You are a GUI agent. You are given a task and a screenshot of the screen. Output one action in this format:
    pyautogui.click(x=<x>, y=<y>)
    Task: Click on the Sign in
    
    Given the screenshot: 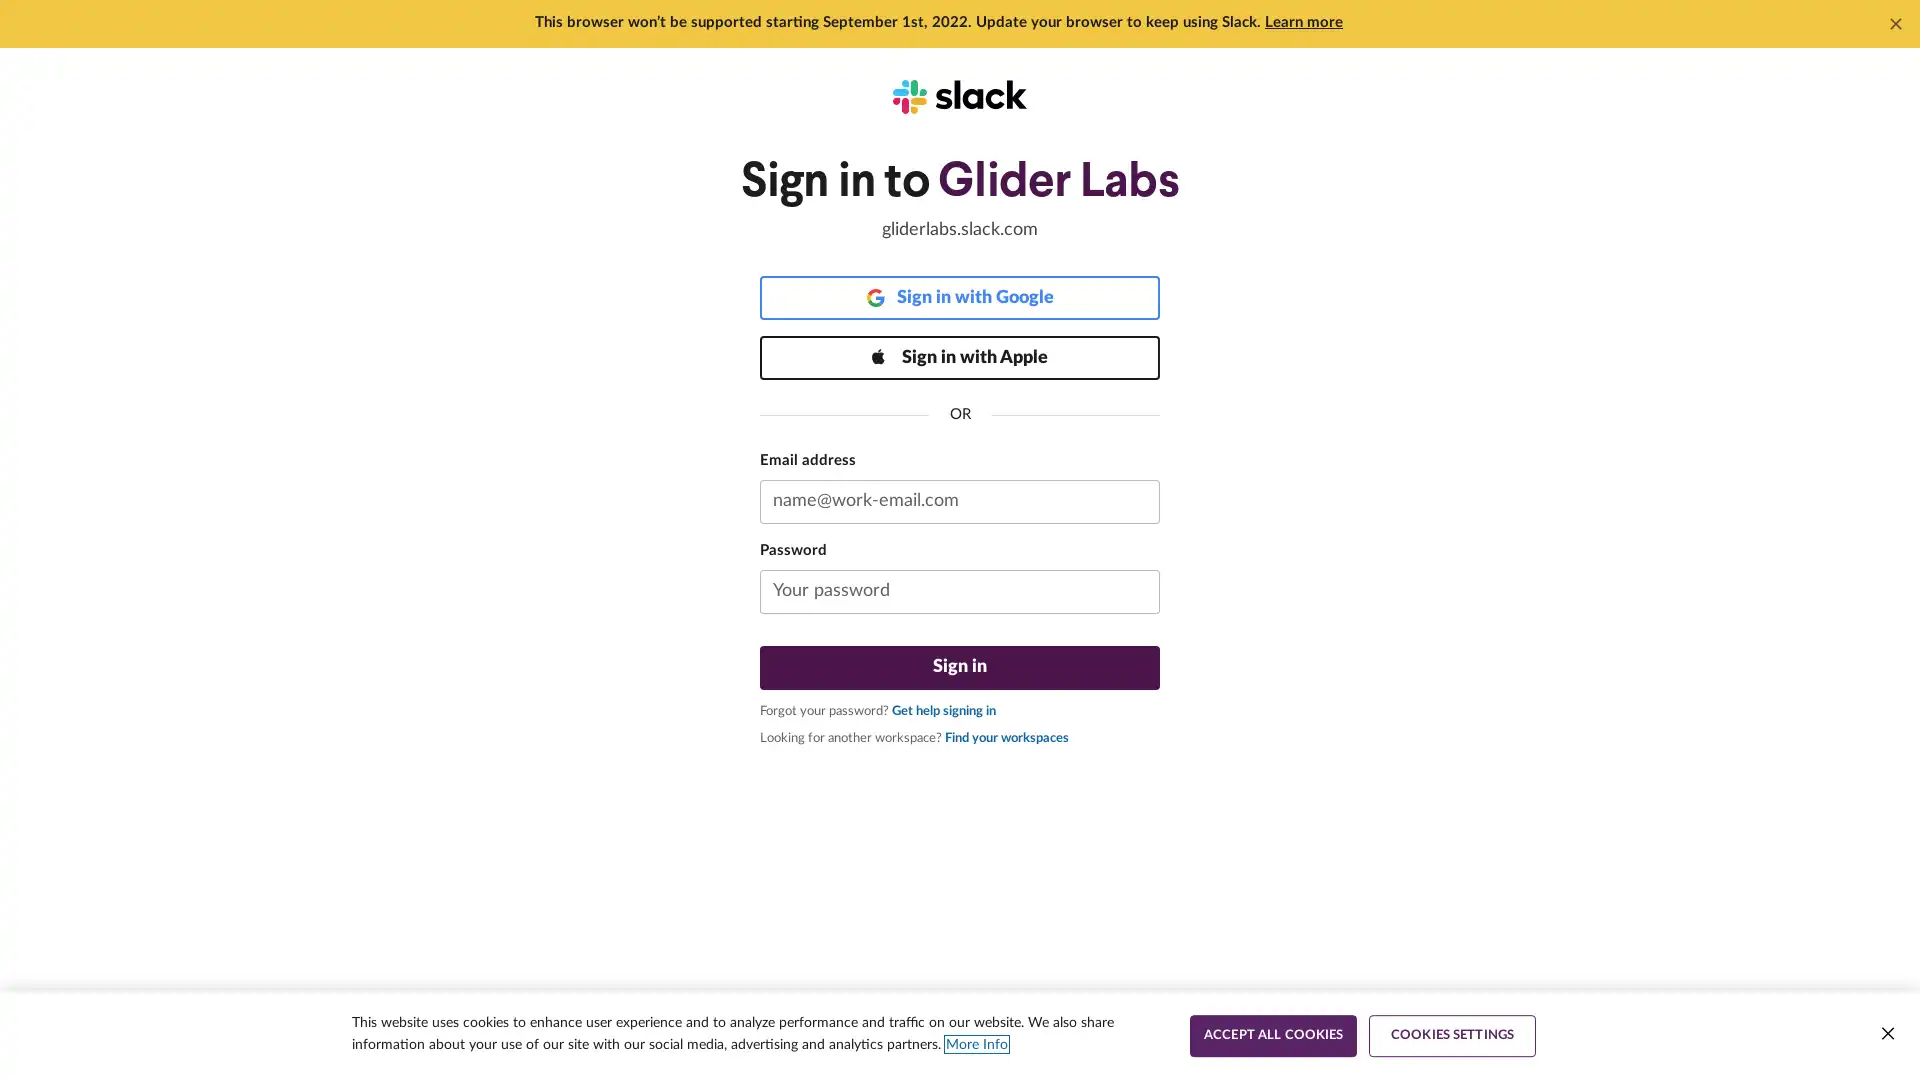 What is the action you would take?
    pyautogui.click(x=960, y=667)
    